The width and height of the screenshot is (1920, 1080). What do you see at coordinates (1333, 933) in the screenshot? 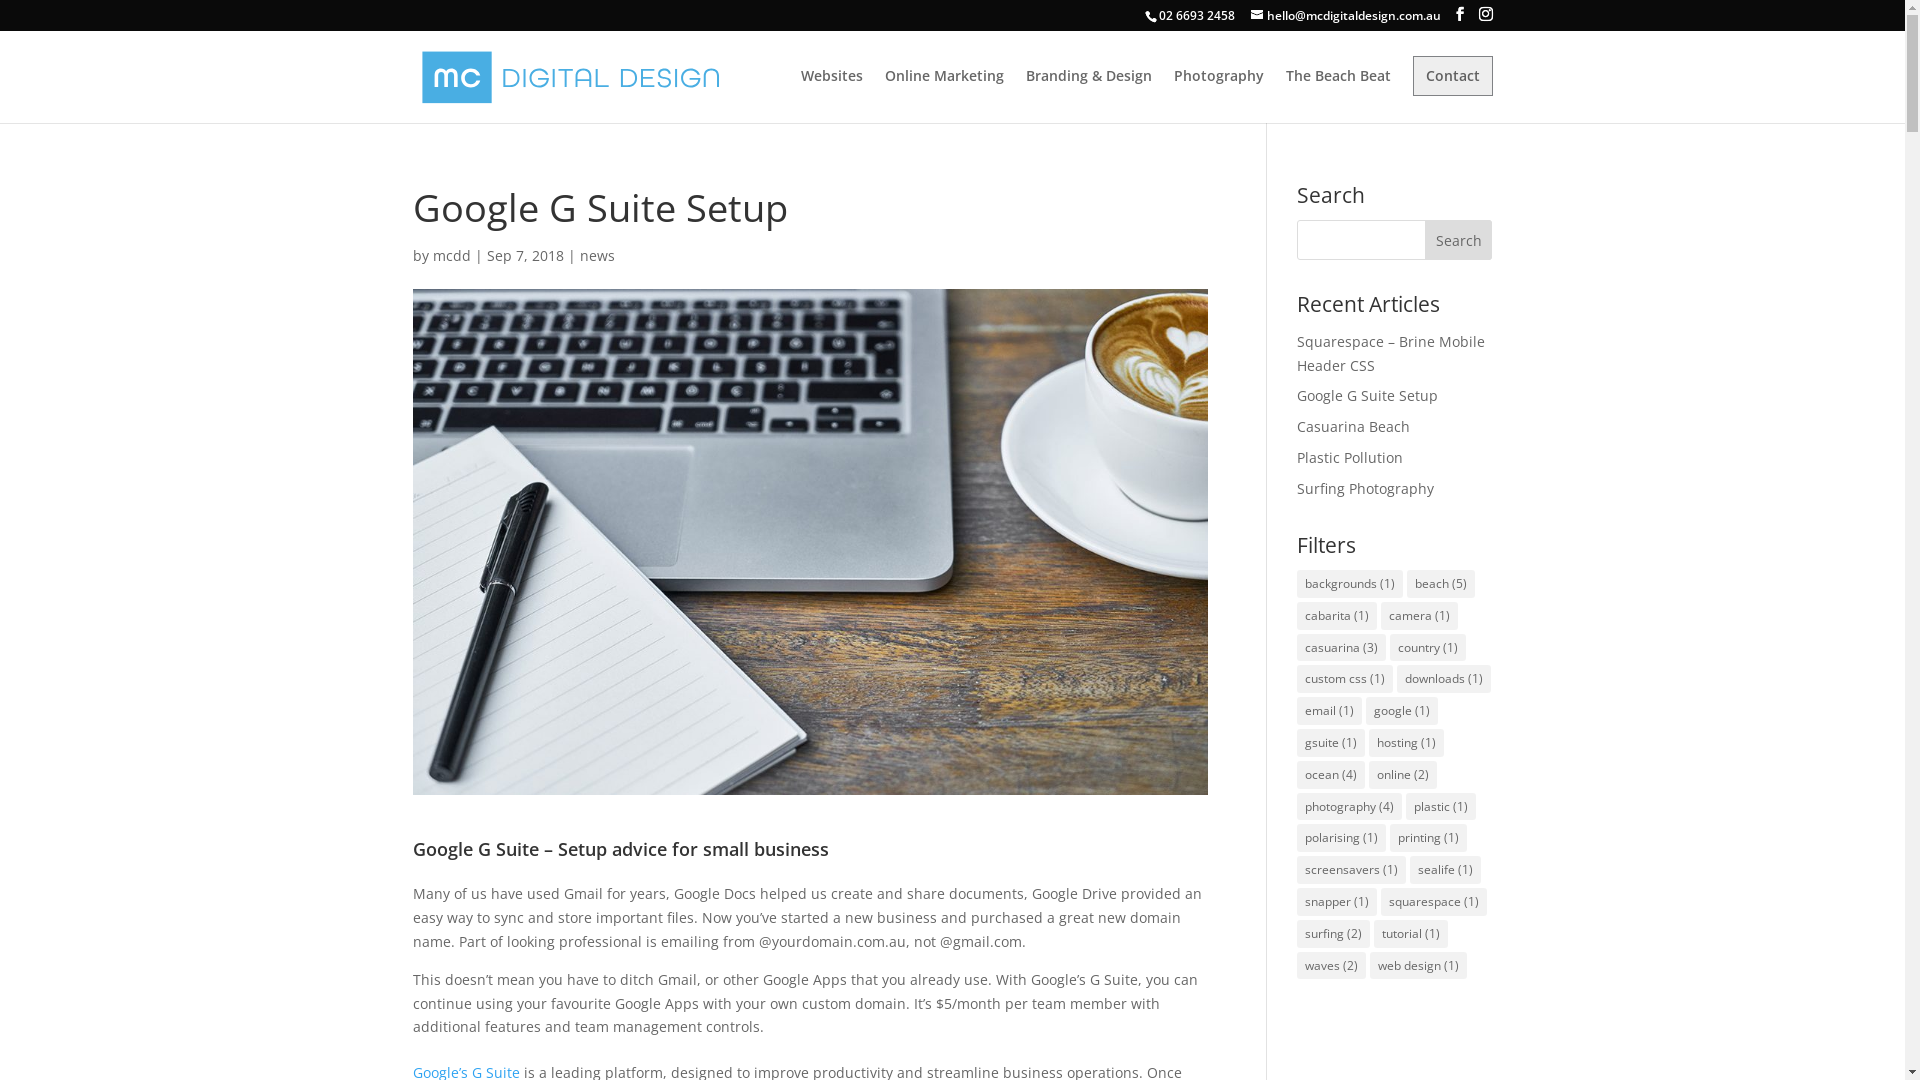
I see `'surfing (2)'` at bounding box center [1333, 933].